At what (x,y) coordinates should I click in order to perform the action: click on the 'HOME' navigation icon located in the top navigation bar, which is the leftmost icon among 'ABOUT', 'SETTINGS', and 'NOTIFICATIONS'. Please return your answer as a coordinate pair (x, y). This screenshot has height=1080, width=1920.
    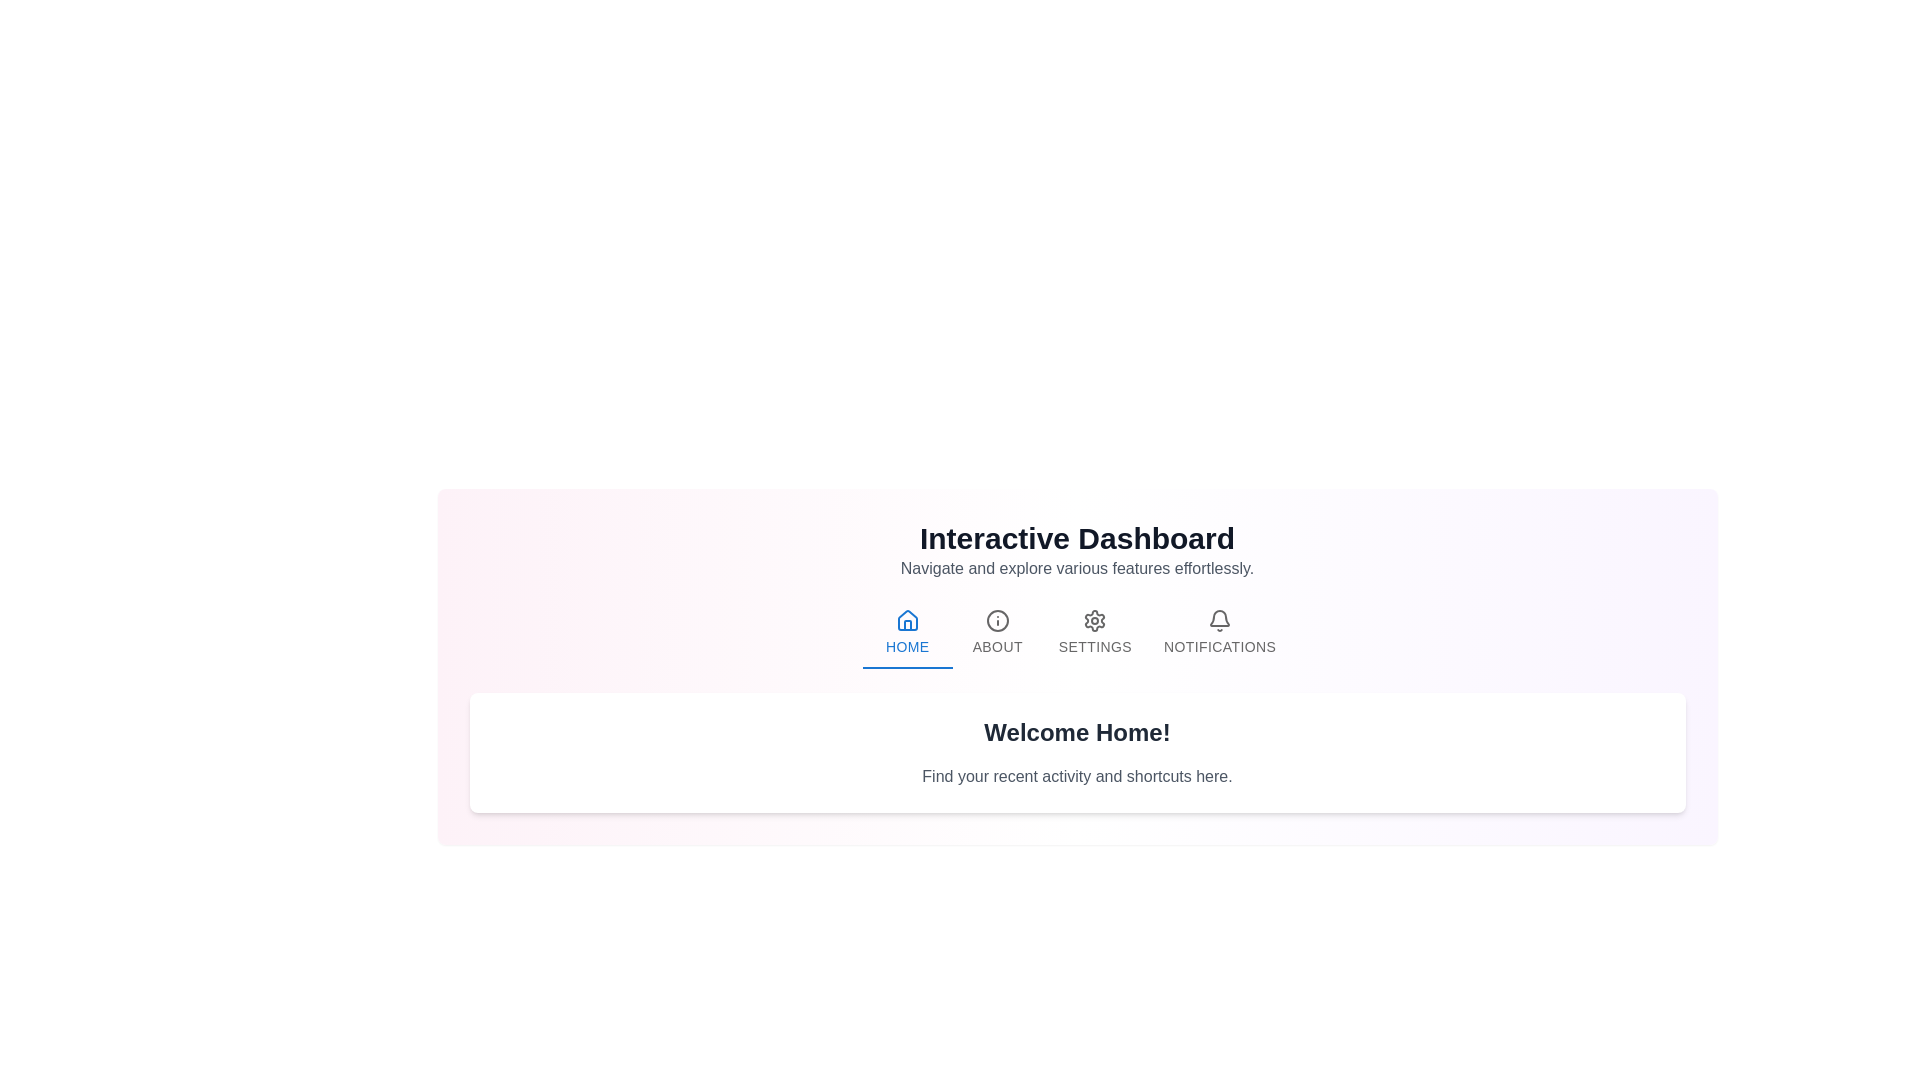
    Looking at the image, I should click on (906, 619).